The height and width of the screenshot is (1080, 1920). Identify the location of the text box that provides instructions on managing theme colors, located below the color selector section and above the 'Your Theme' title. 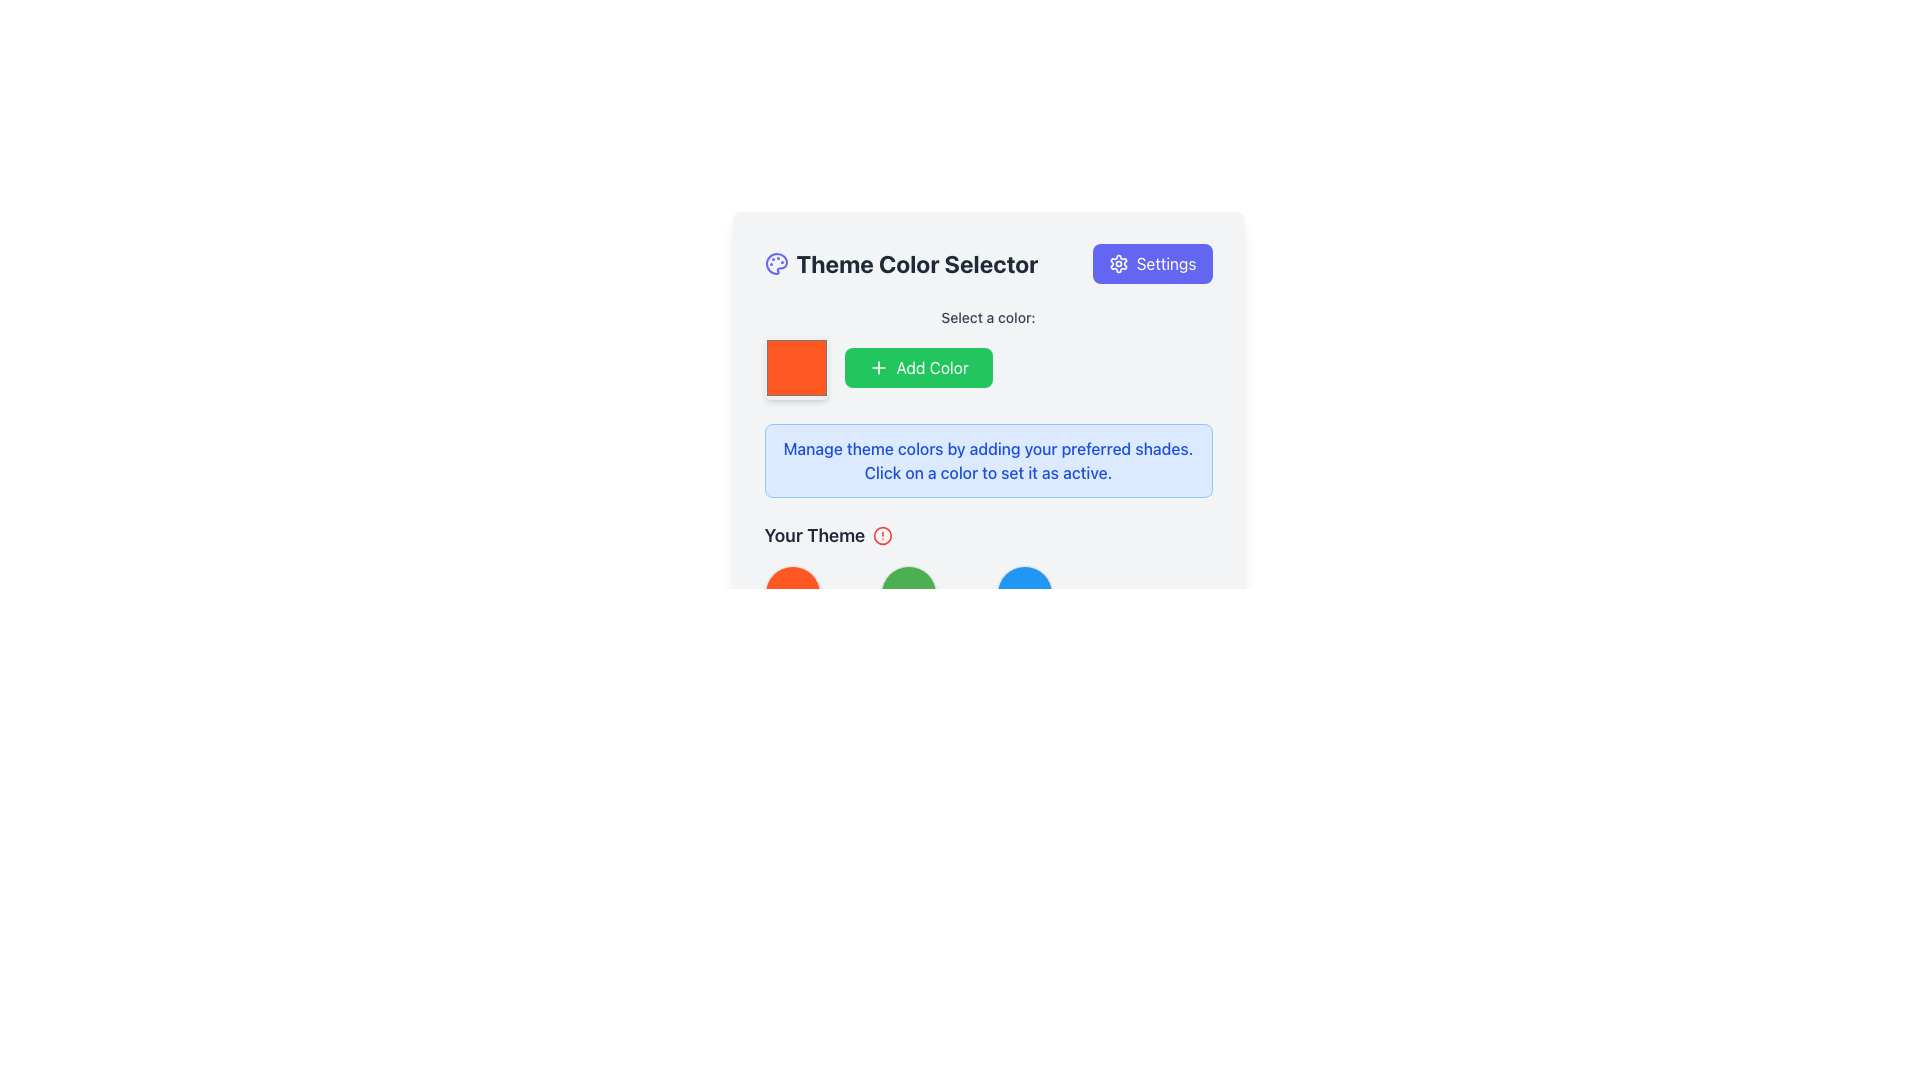
(988, 431).